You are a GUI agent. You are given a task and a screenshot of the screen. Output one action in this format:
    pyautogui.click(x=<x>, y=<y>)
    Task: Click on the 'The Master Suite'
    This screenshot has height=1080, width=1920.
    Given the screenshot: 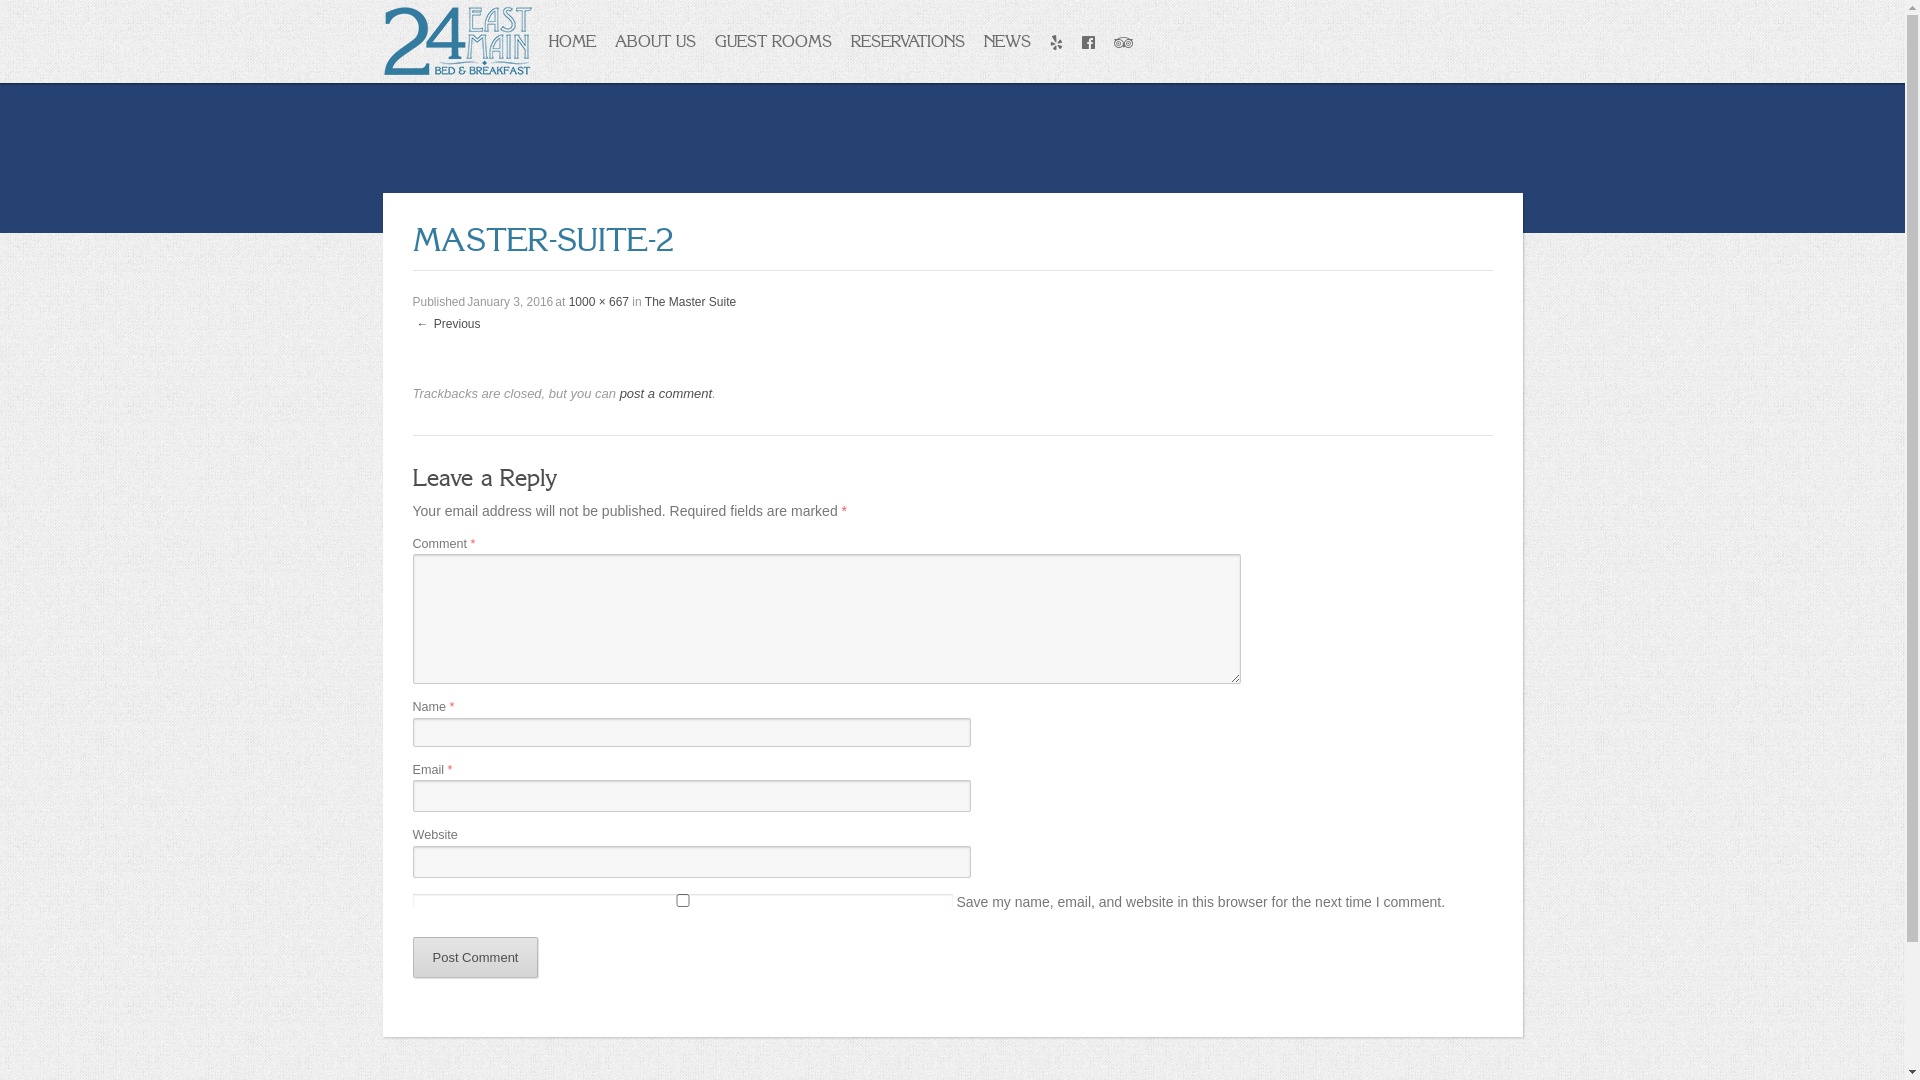 What is the action you would take?
    pyautogui.click(x=690, y=301)
    